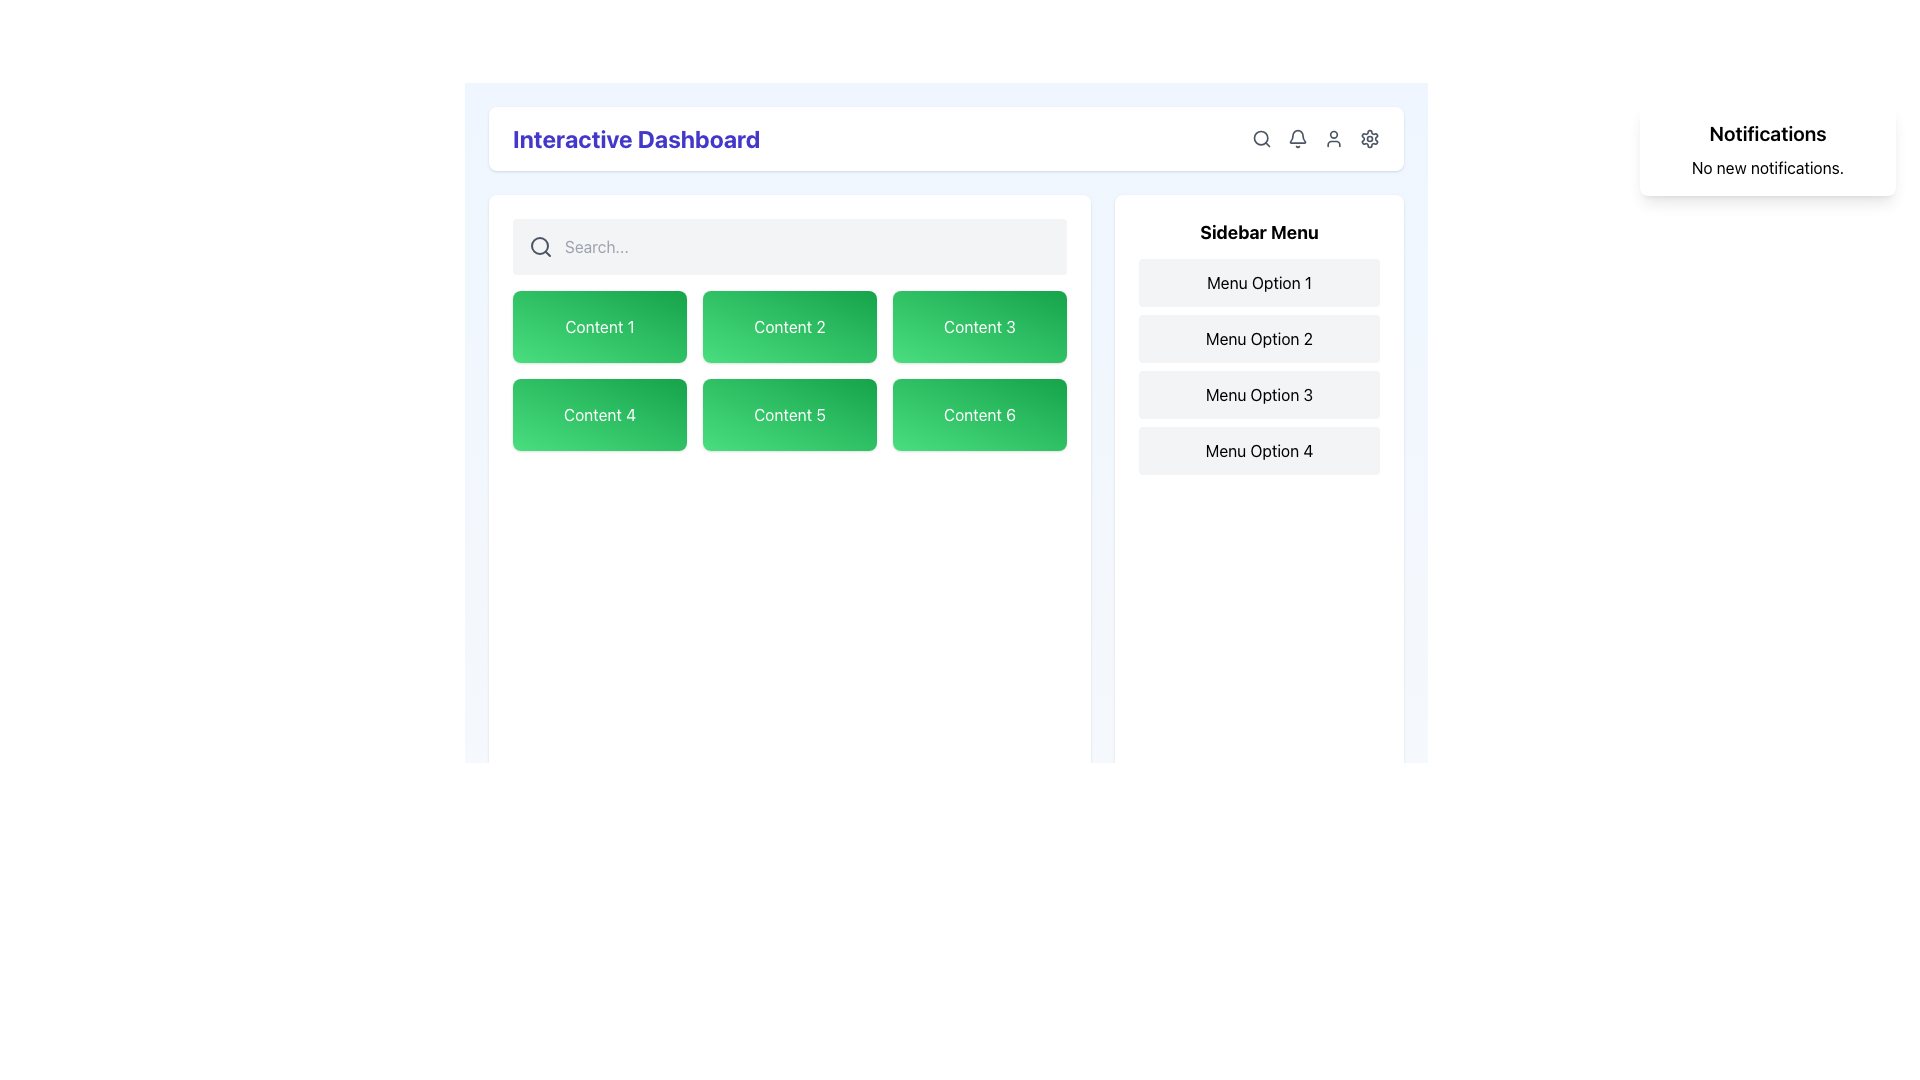  Describe the element at coordinates (979, 414) in the screenshot. I see `the button labeled 'Content 6', which is a rectangular button with rounded corners and a gradient background transitioning from green to darker green, to trigger hover effects` at that location.